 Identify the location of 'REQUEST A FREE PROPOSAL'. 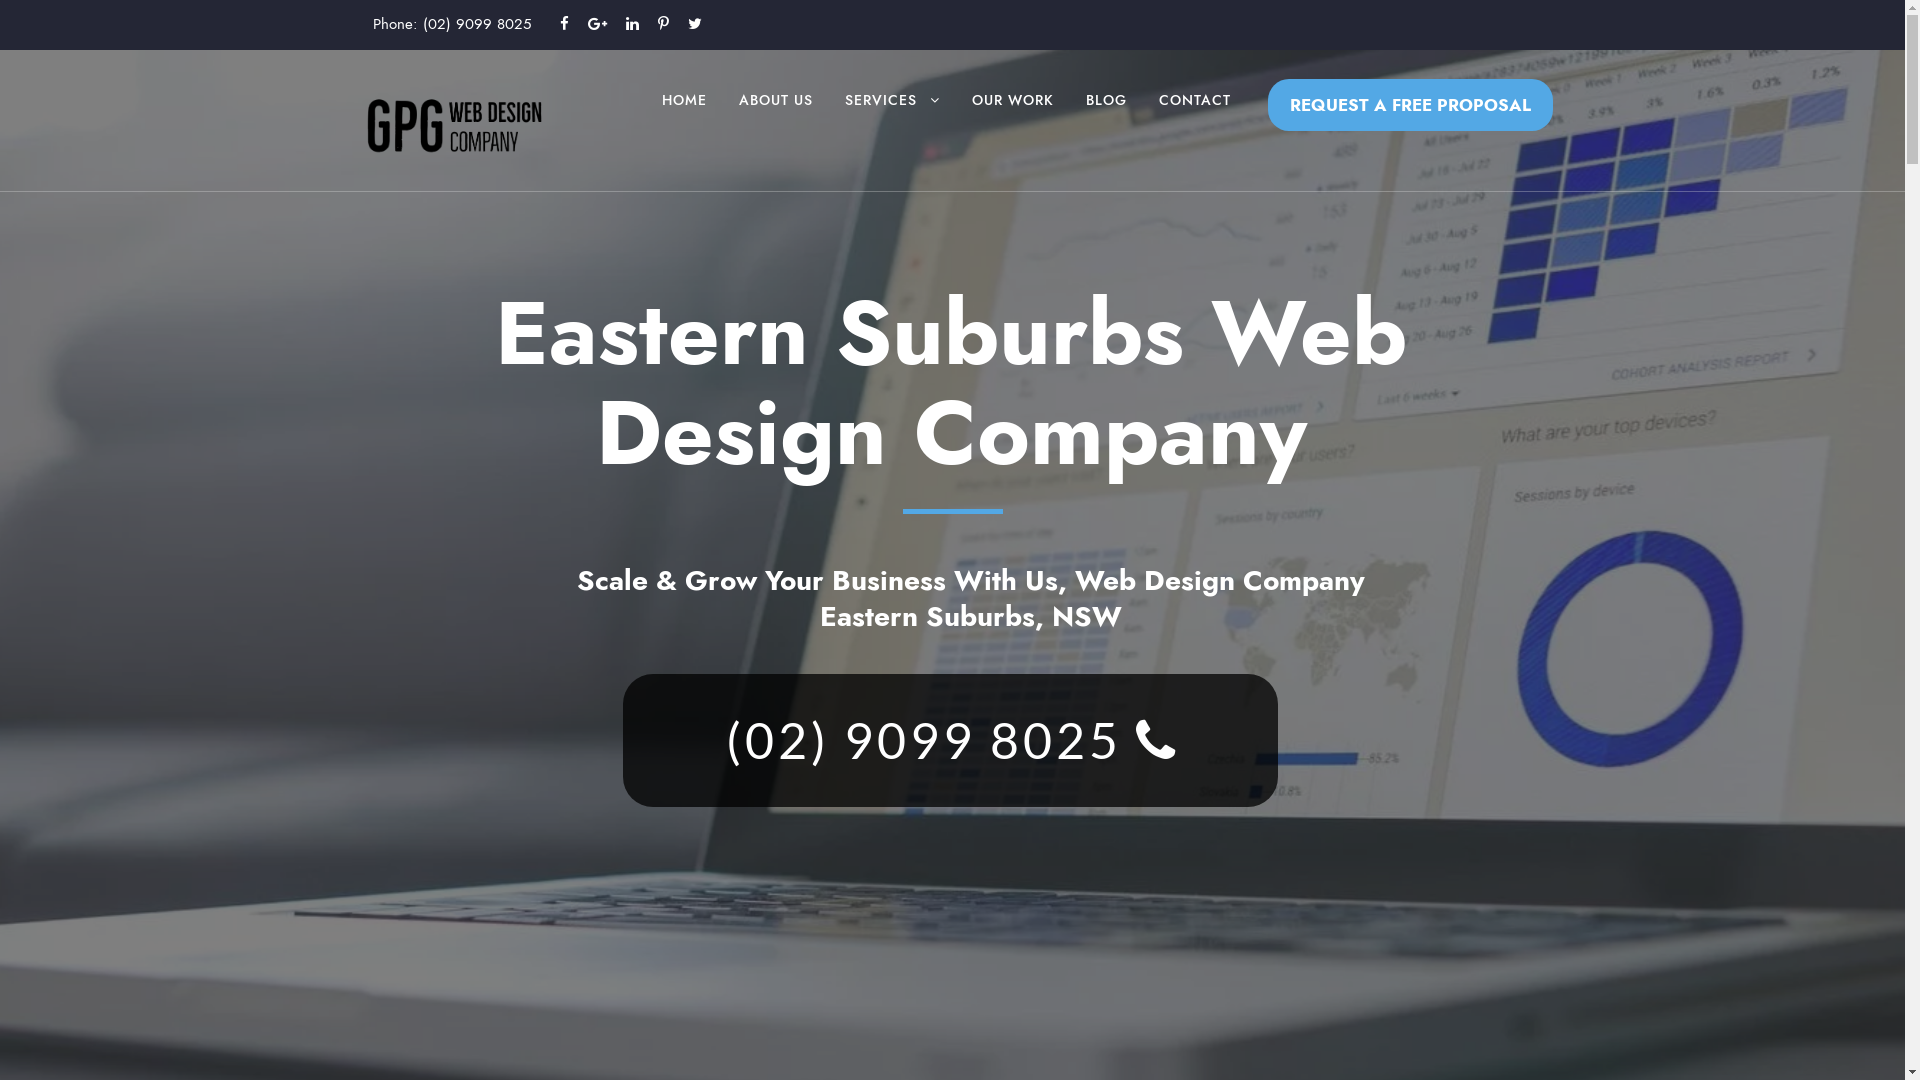
(1409, 104).